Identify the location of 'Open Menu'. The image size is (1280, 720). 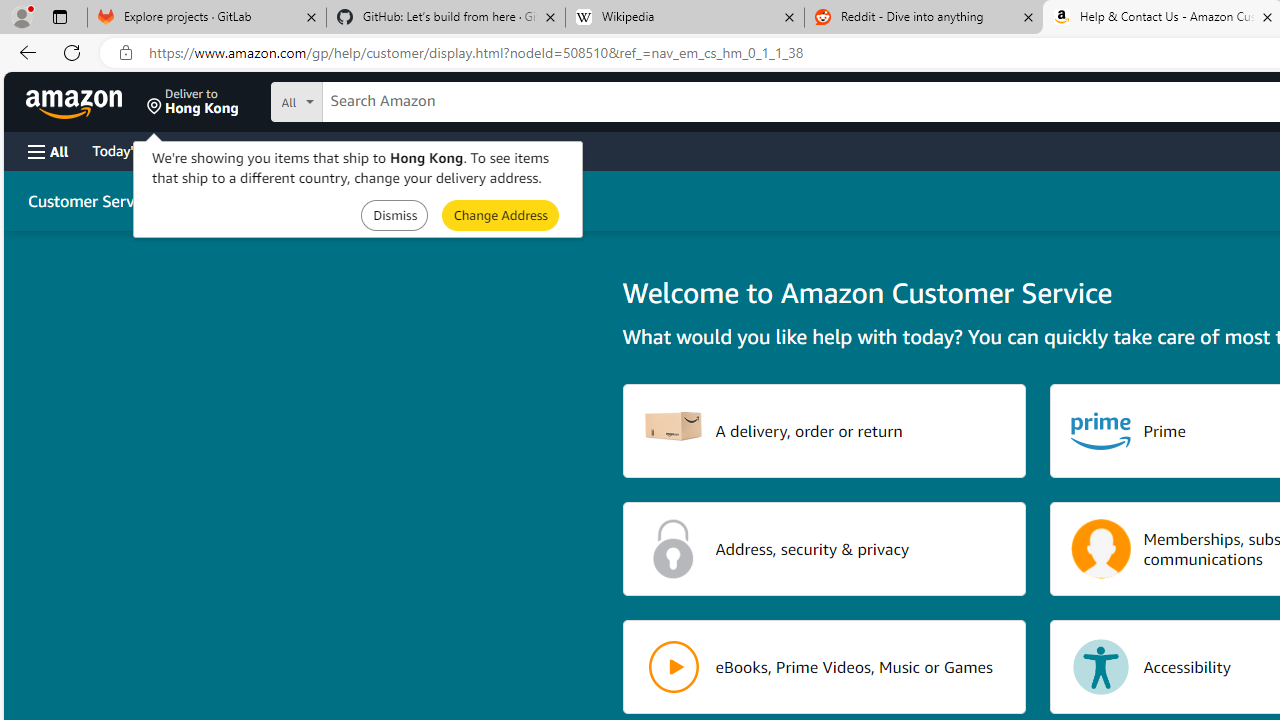
(48, 150).